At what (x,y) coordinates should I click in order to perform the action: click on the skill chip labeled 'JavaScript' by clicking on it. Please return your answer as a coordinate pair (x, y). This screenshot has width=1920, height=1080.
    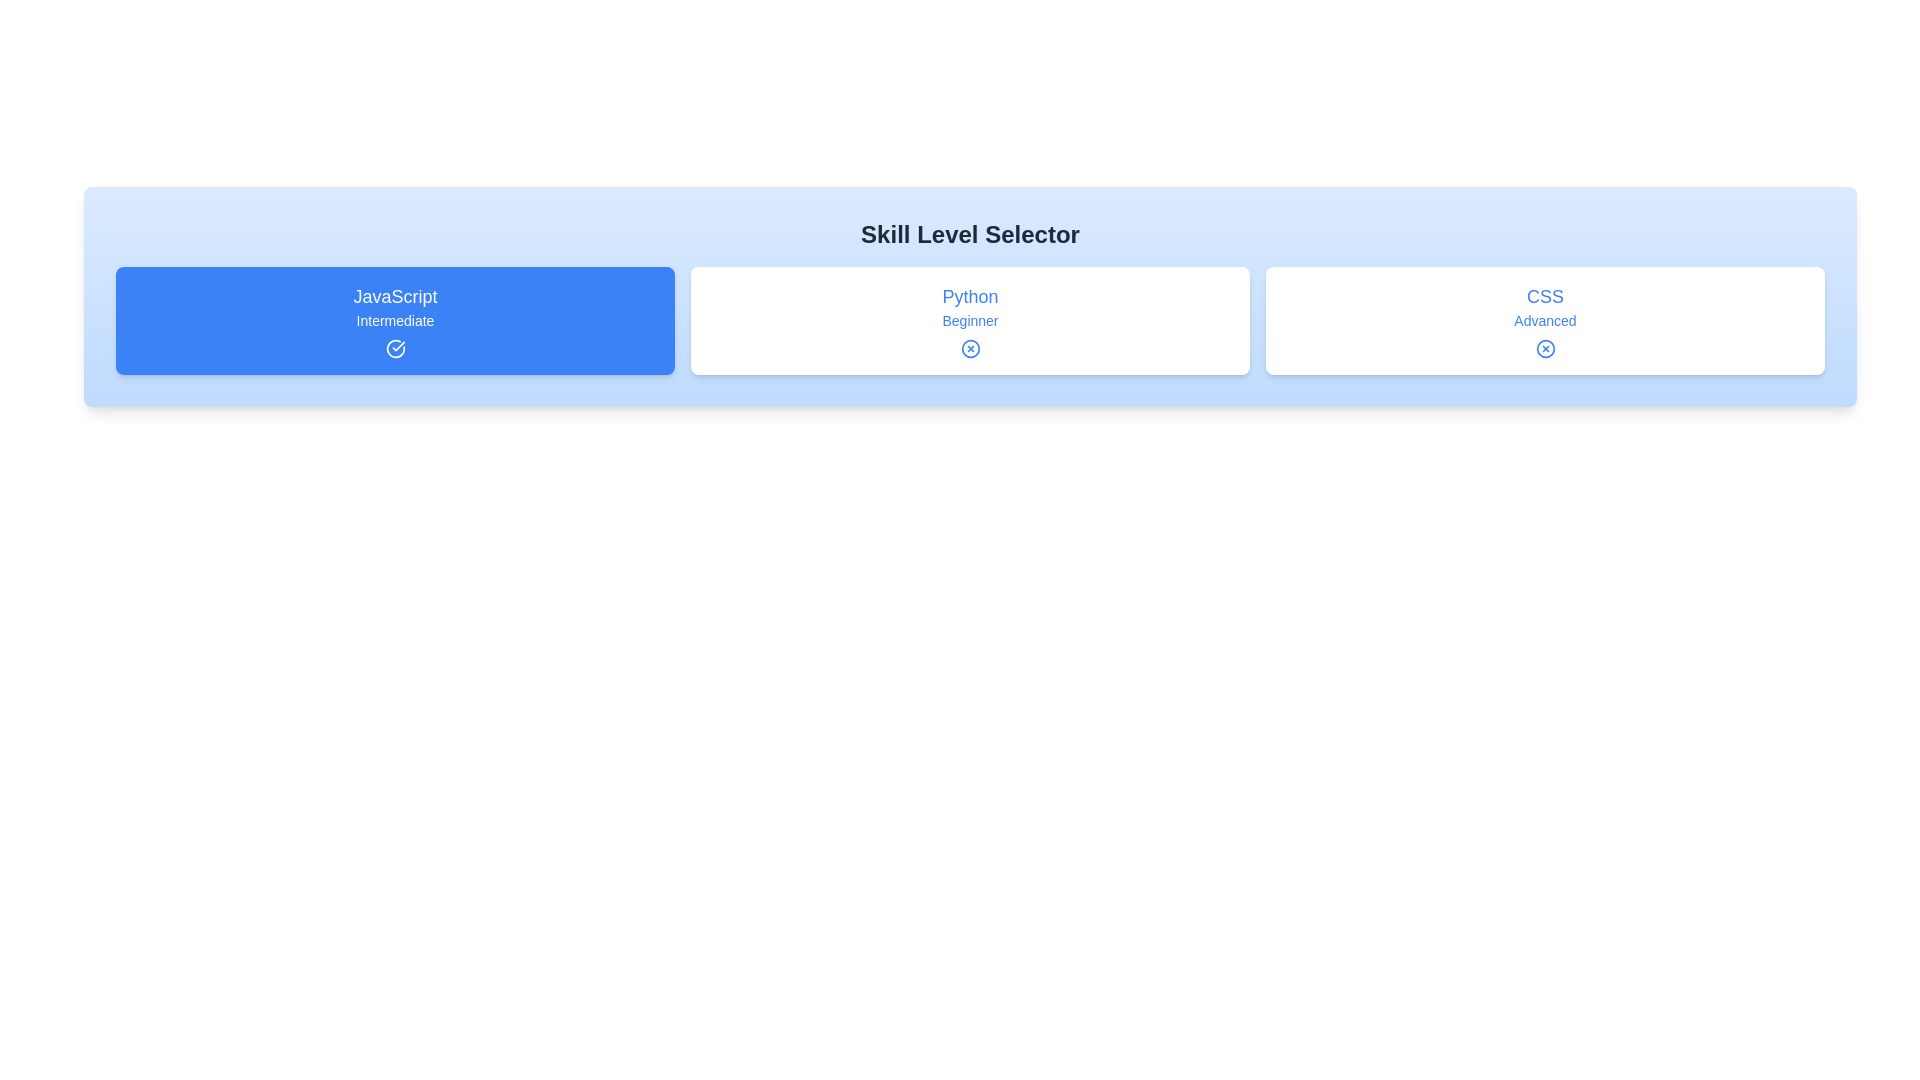
    Looking at the image, I should click on (395, 319).